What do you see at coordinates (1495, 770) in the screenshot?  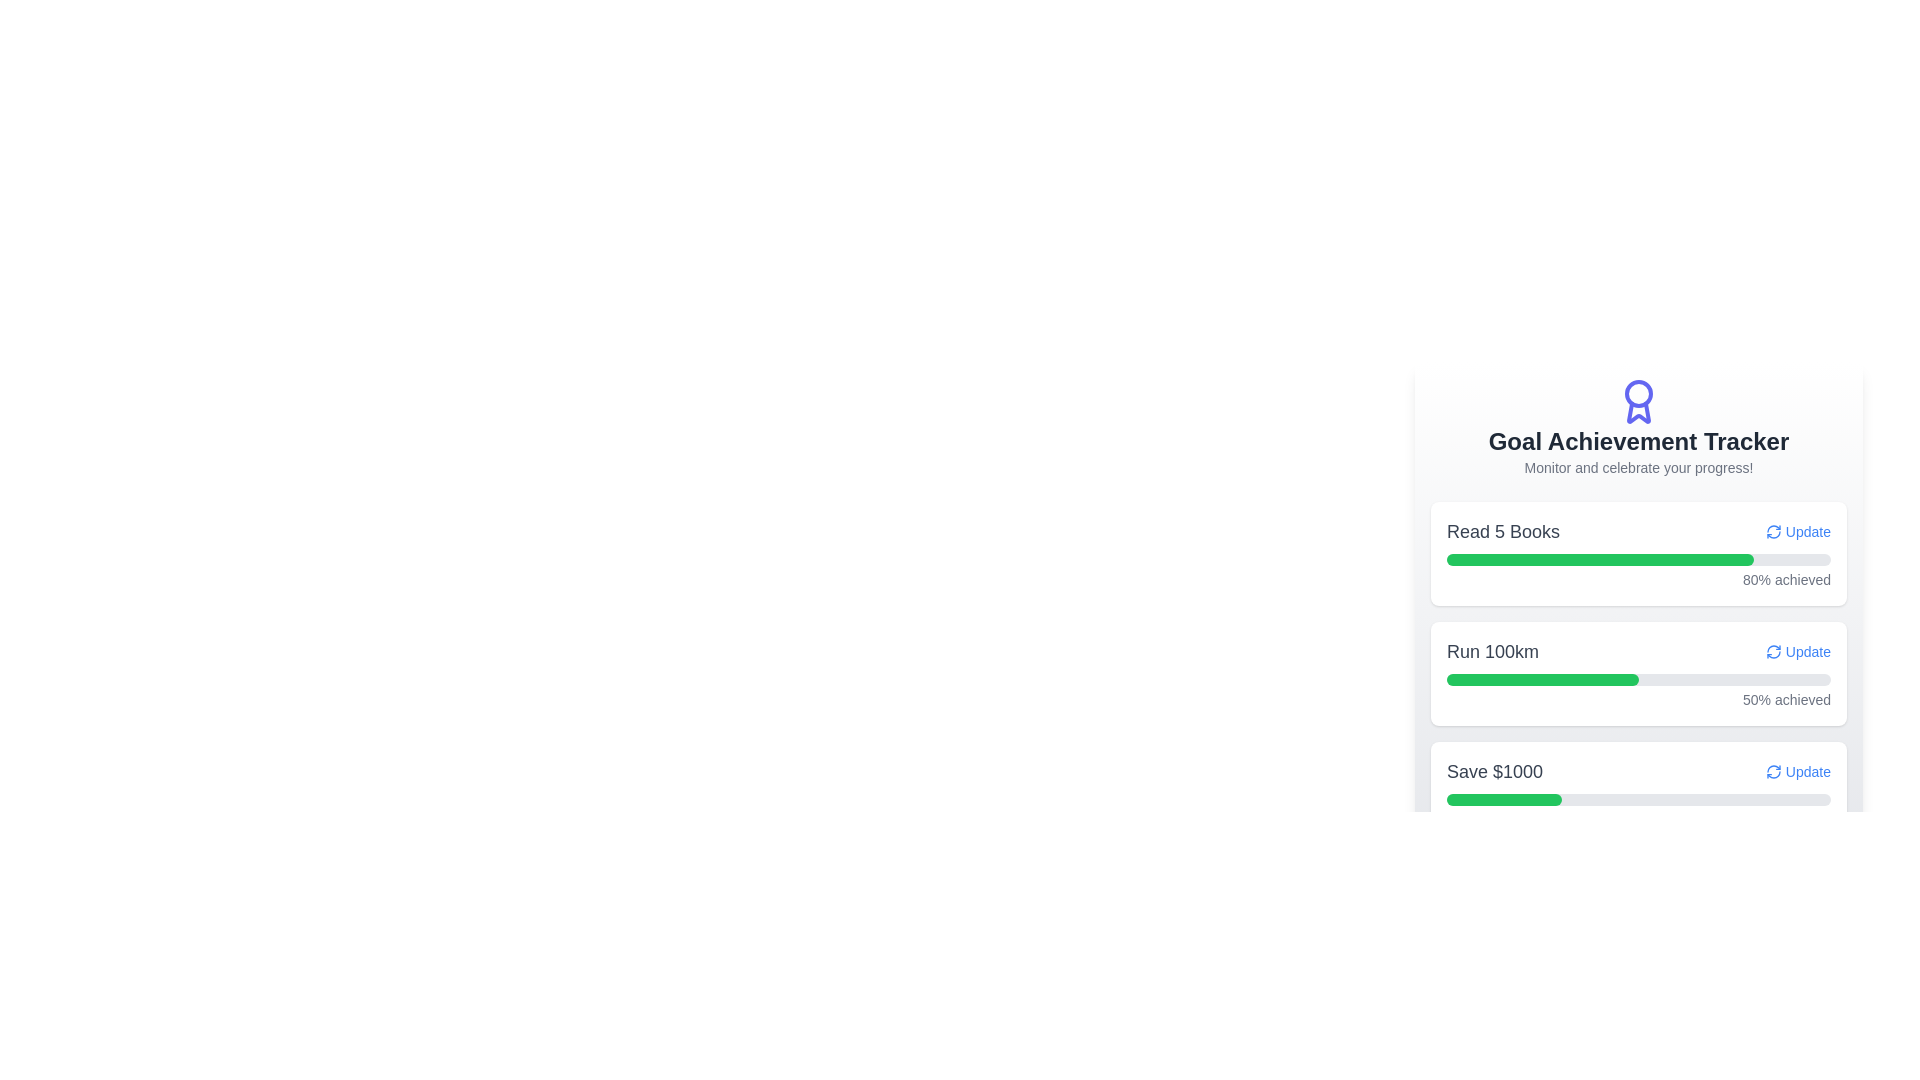 I see `static text label describing the financial saving goal 'Save $1000', located in the last row of the 'Goal Achievement Tracker' section, to the left of the 'Update' link button` at bounding box center [1495, 770].